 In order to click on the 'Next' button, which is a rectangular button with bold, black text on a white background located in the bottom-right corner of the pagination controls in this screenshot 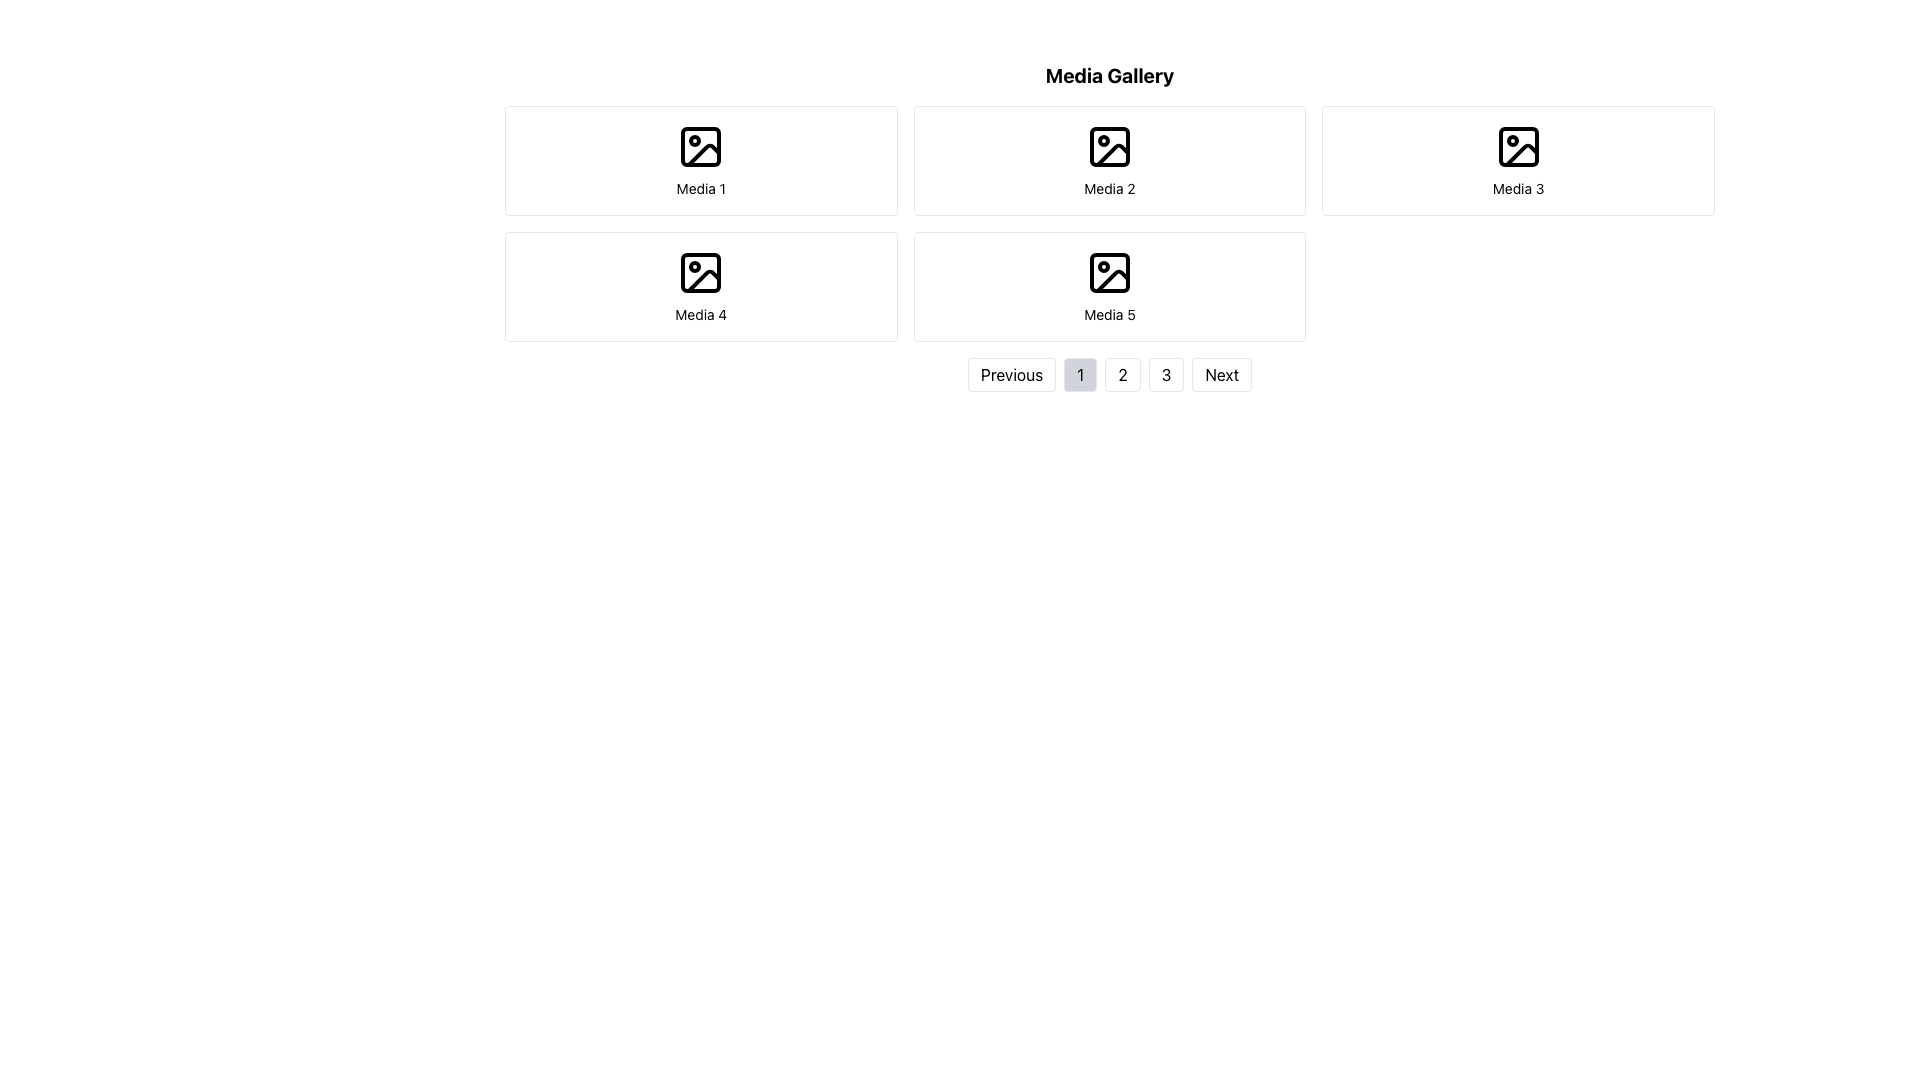, I will do `click(1221, 374)`.